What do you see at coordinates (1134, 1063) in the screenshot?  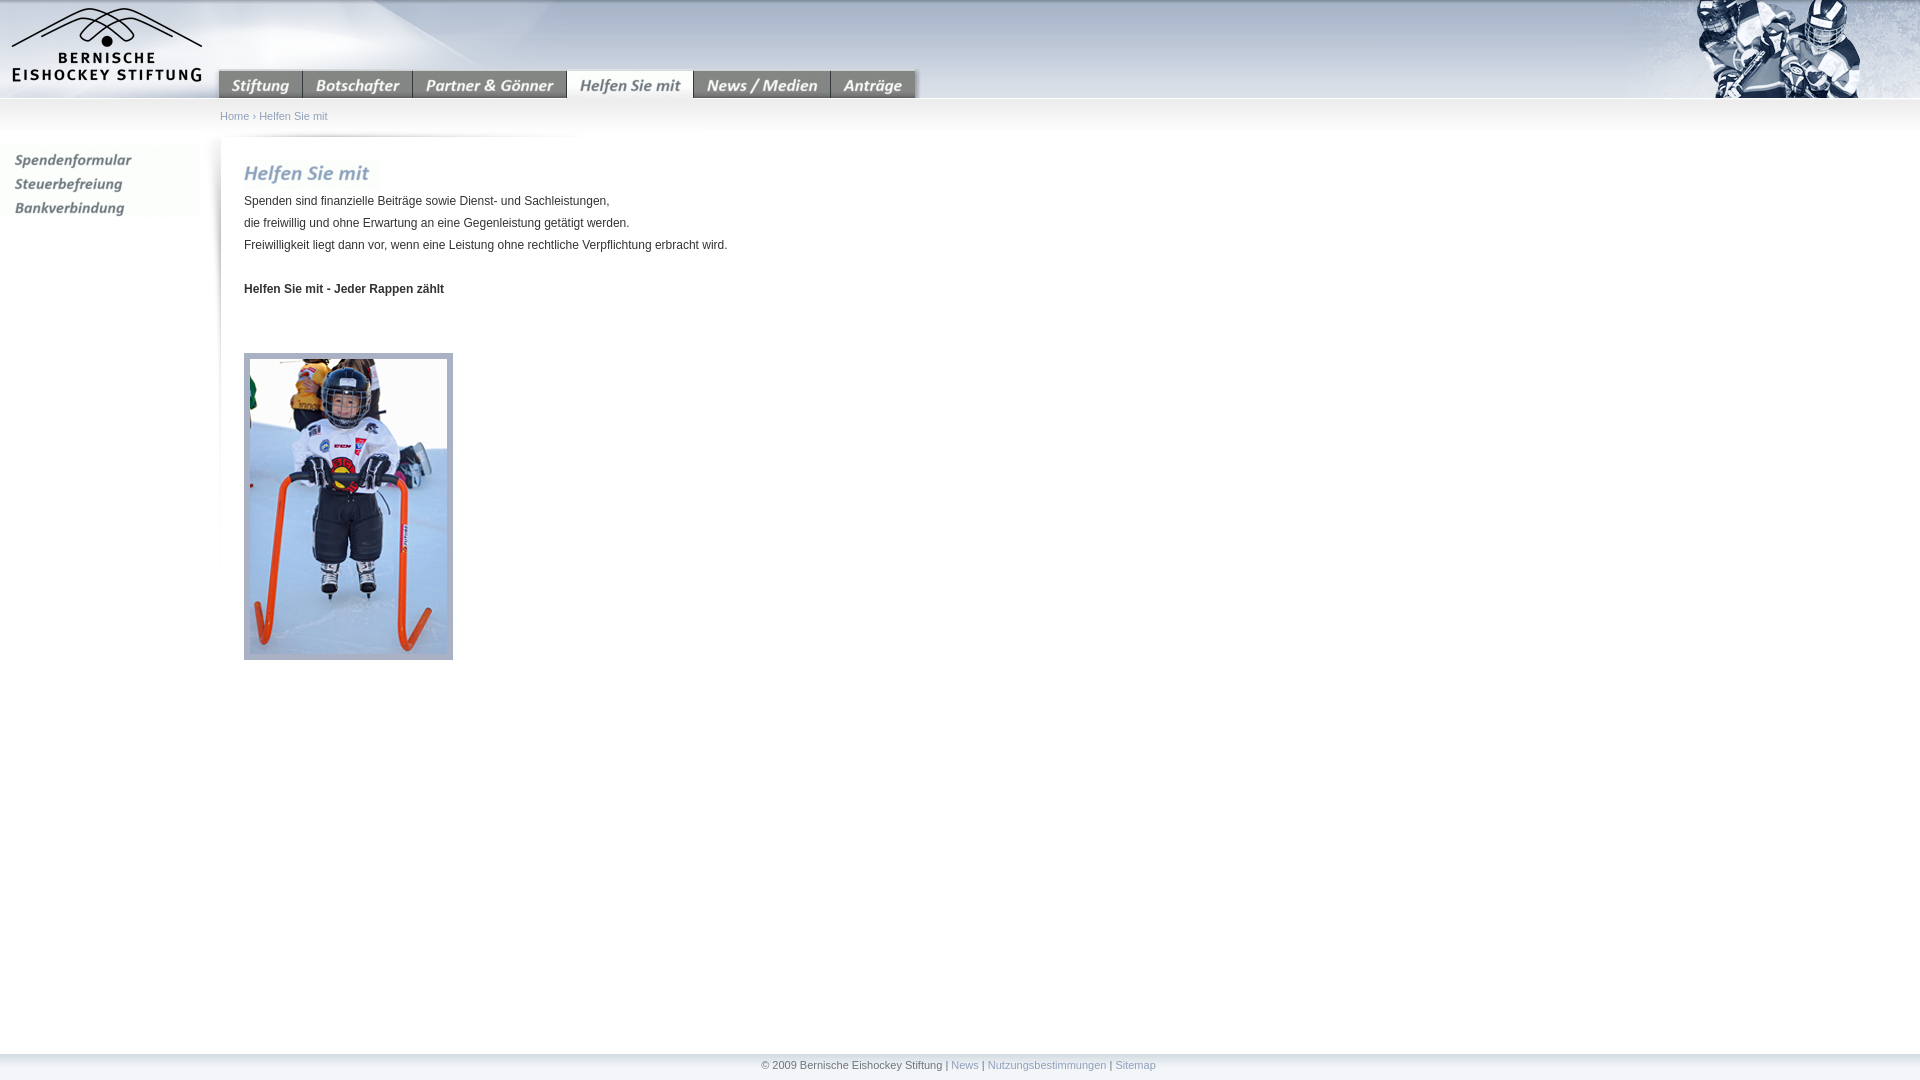 I see `'Sitemap'` at bounding box center [1134, 1063].